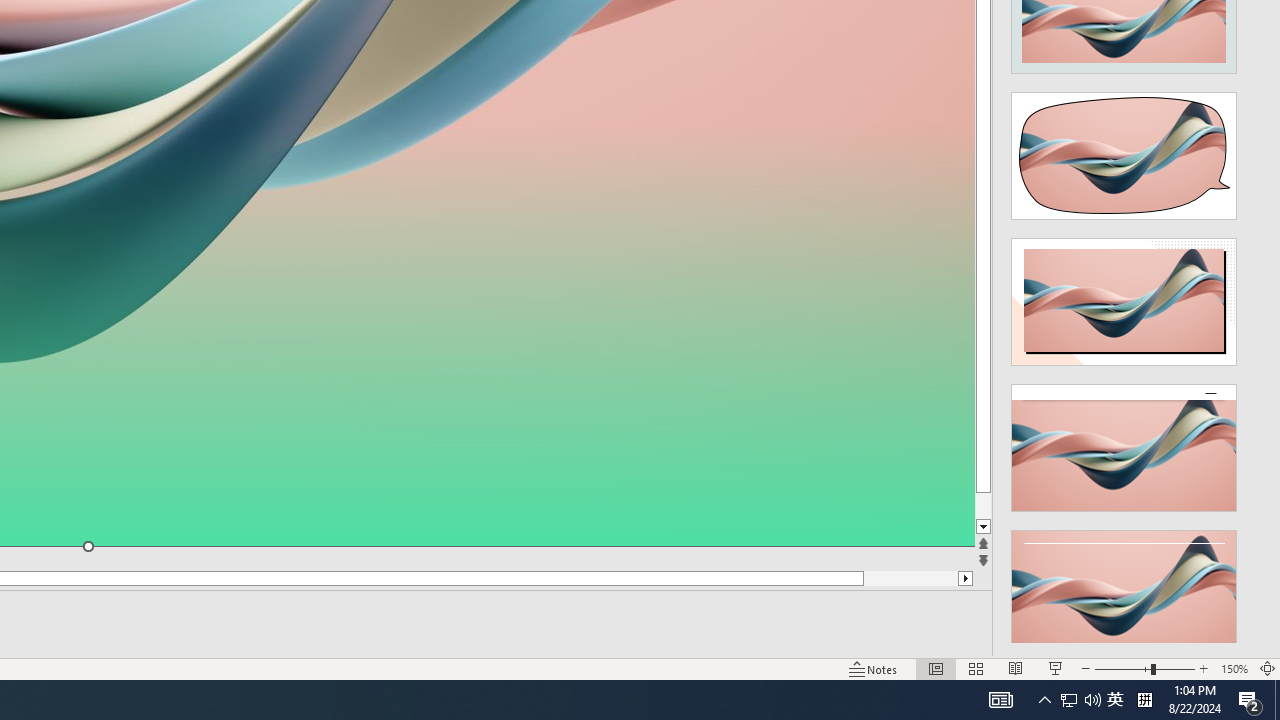 Image resolution: width=1280 pixels, height=720 pixels. What do you see at coordinates (1233, 669) in the screenshot?
I see `'Zoom 150%'` at bounding box center [1233, 669].